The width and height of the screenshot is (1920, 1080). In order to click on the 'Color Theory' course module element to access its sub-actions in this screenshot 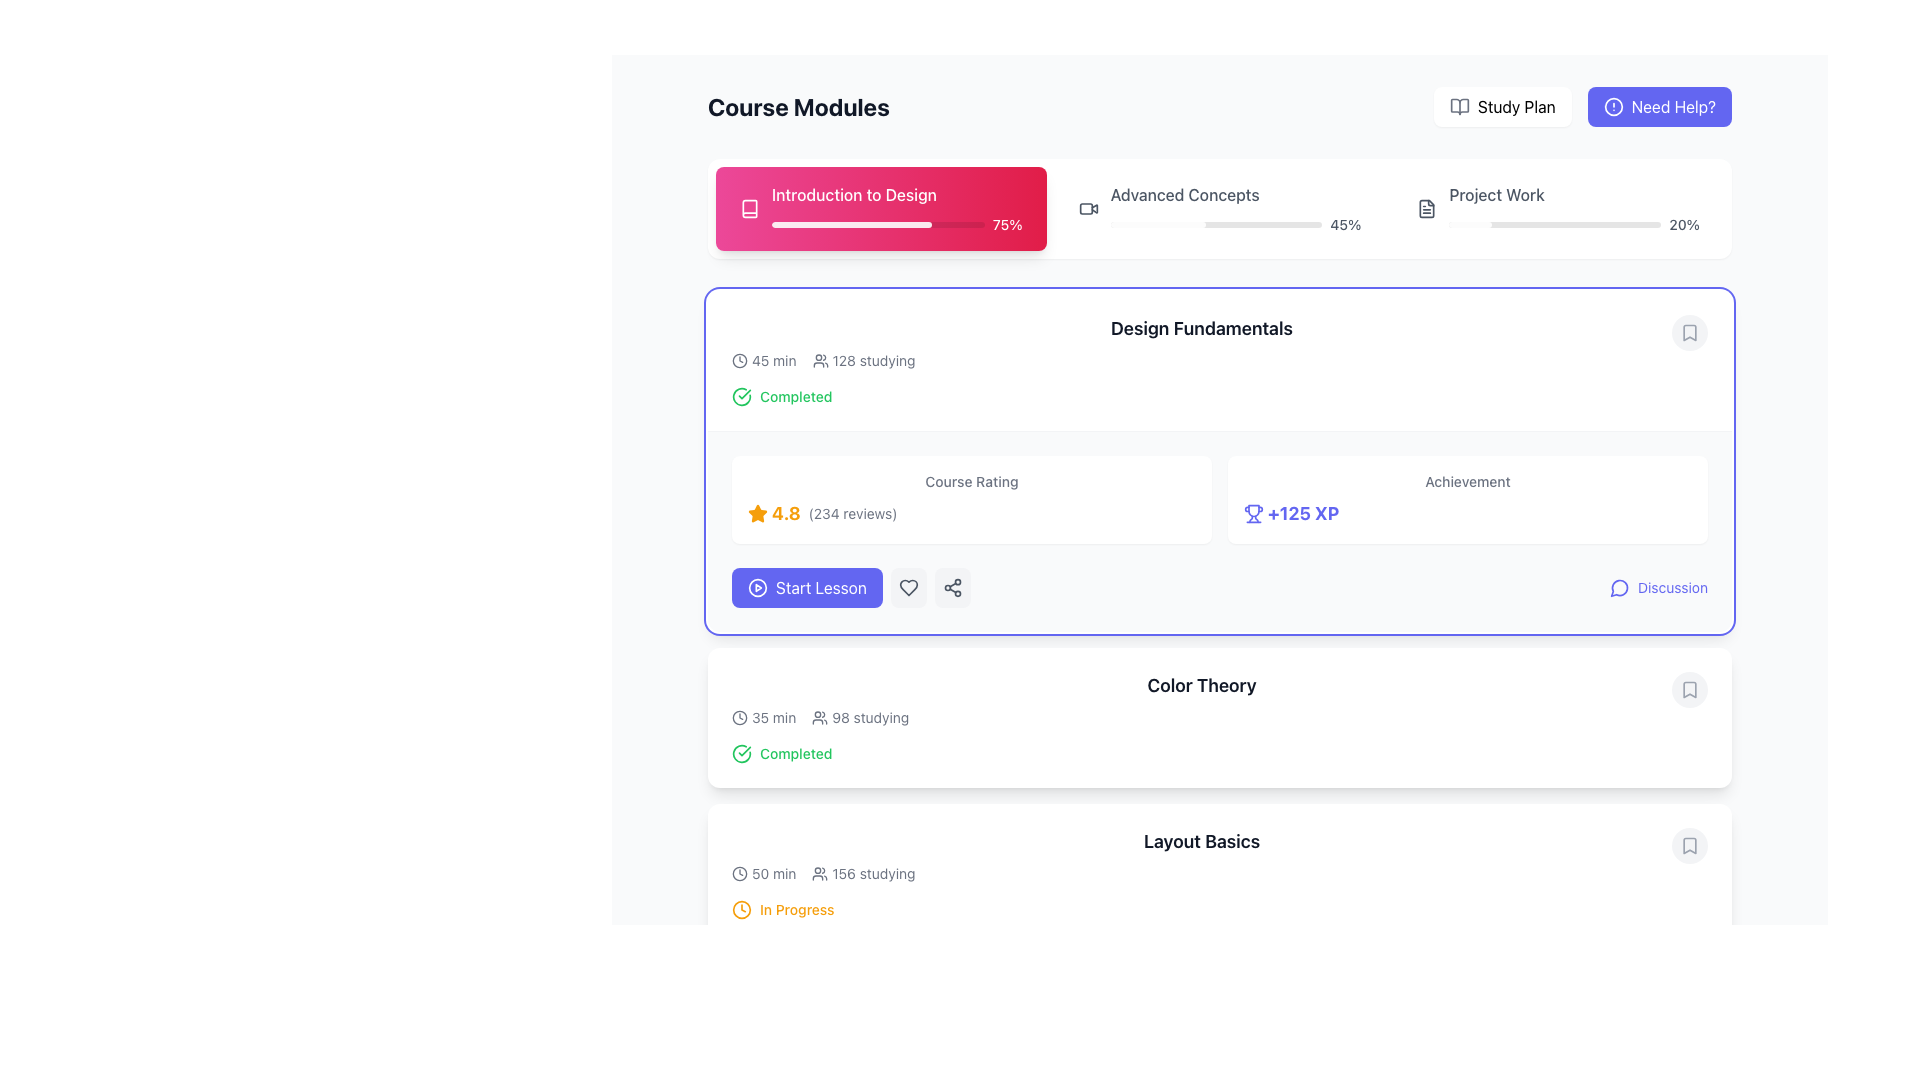, I will do `click(1200, 698)`.